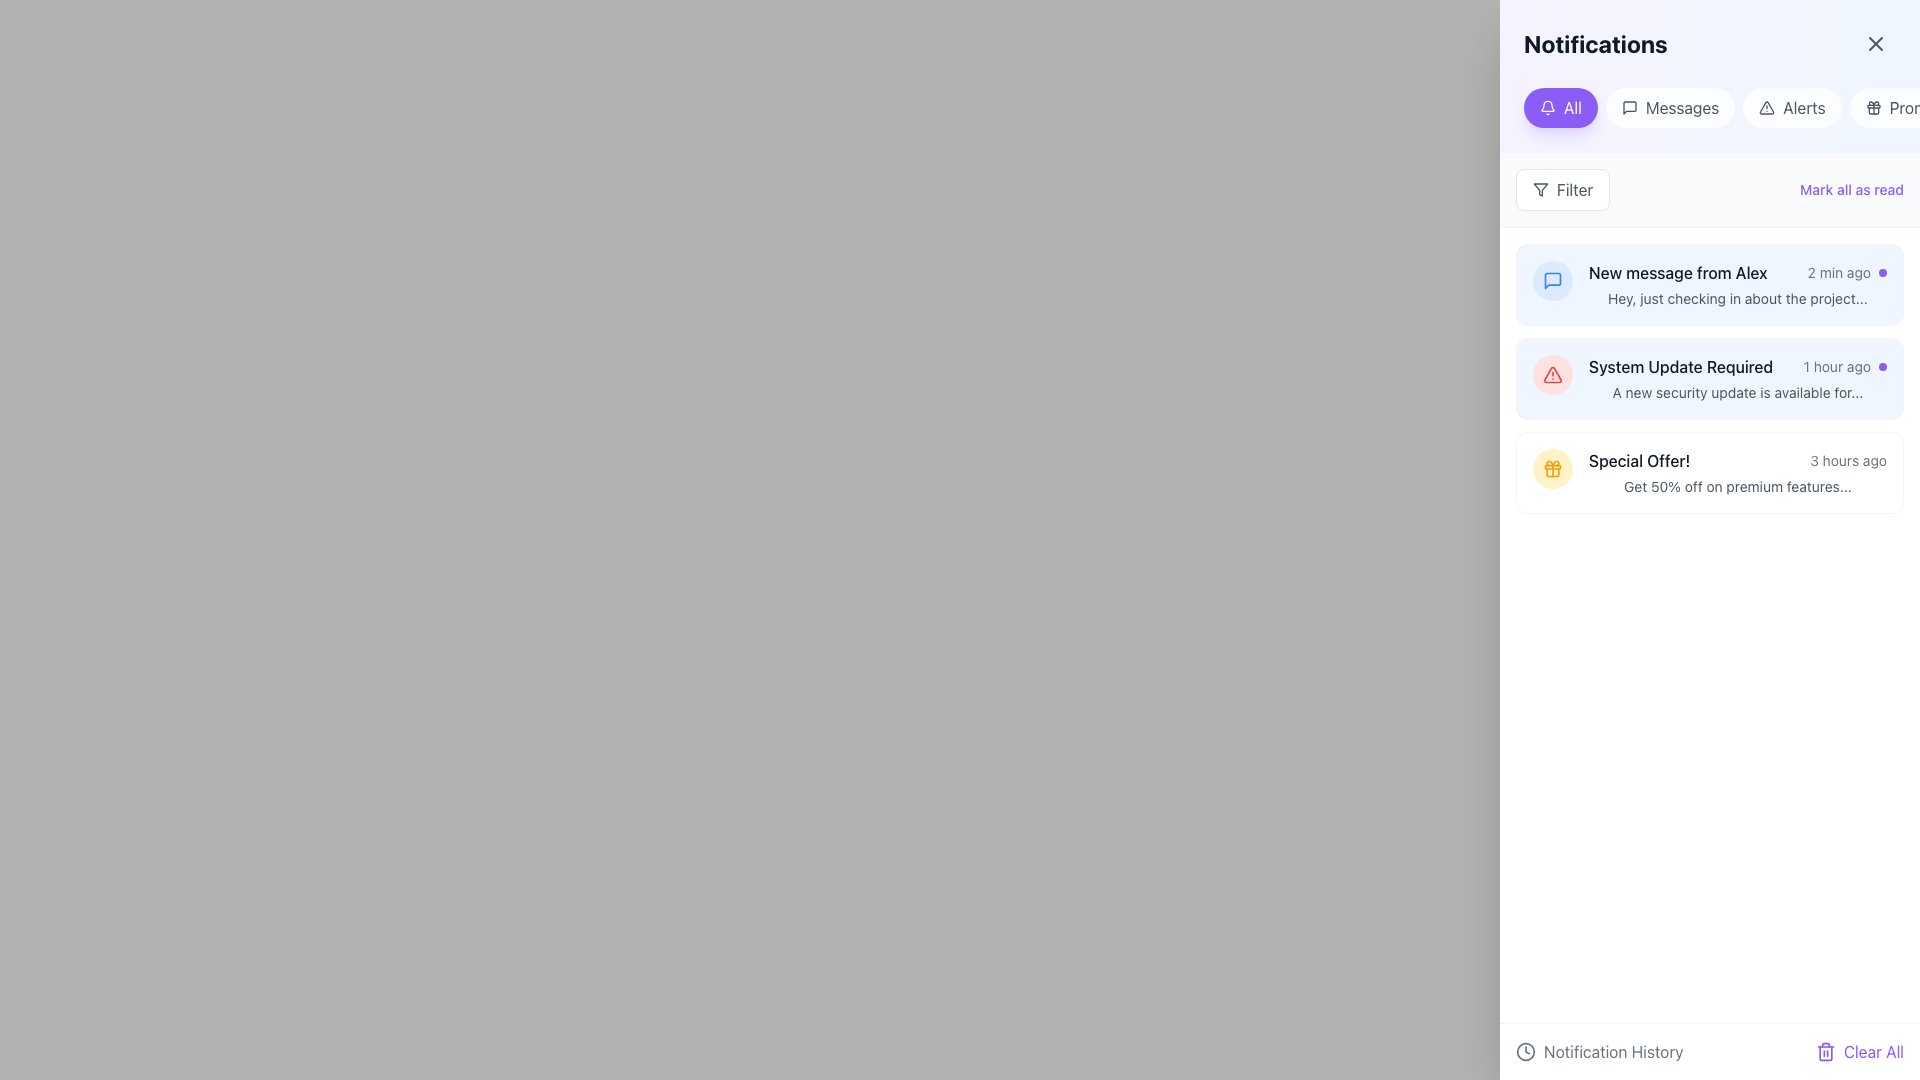 Image resolution: width=1920 pixels, height=1080 pixels. Describe the element at coordinates (1767, 108) in the screenshot. I see `the alert icon in the notification filter bar located in the sidebar panel, which indicates warning or error-related messages` at that location.